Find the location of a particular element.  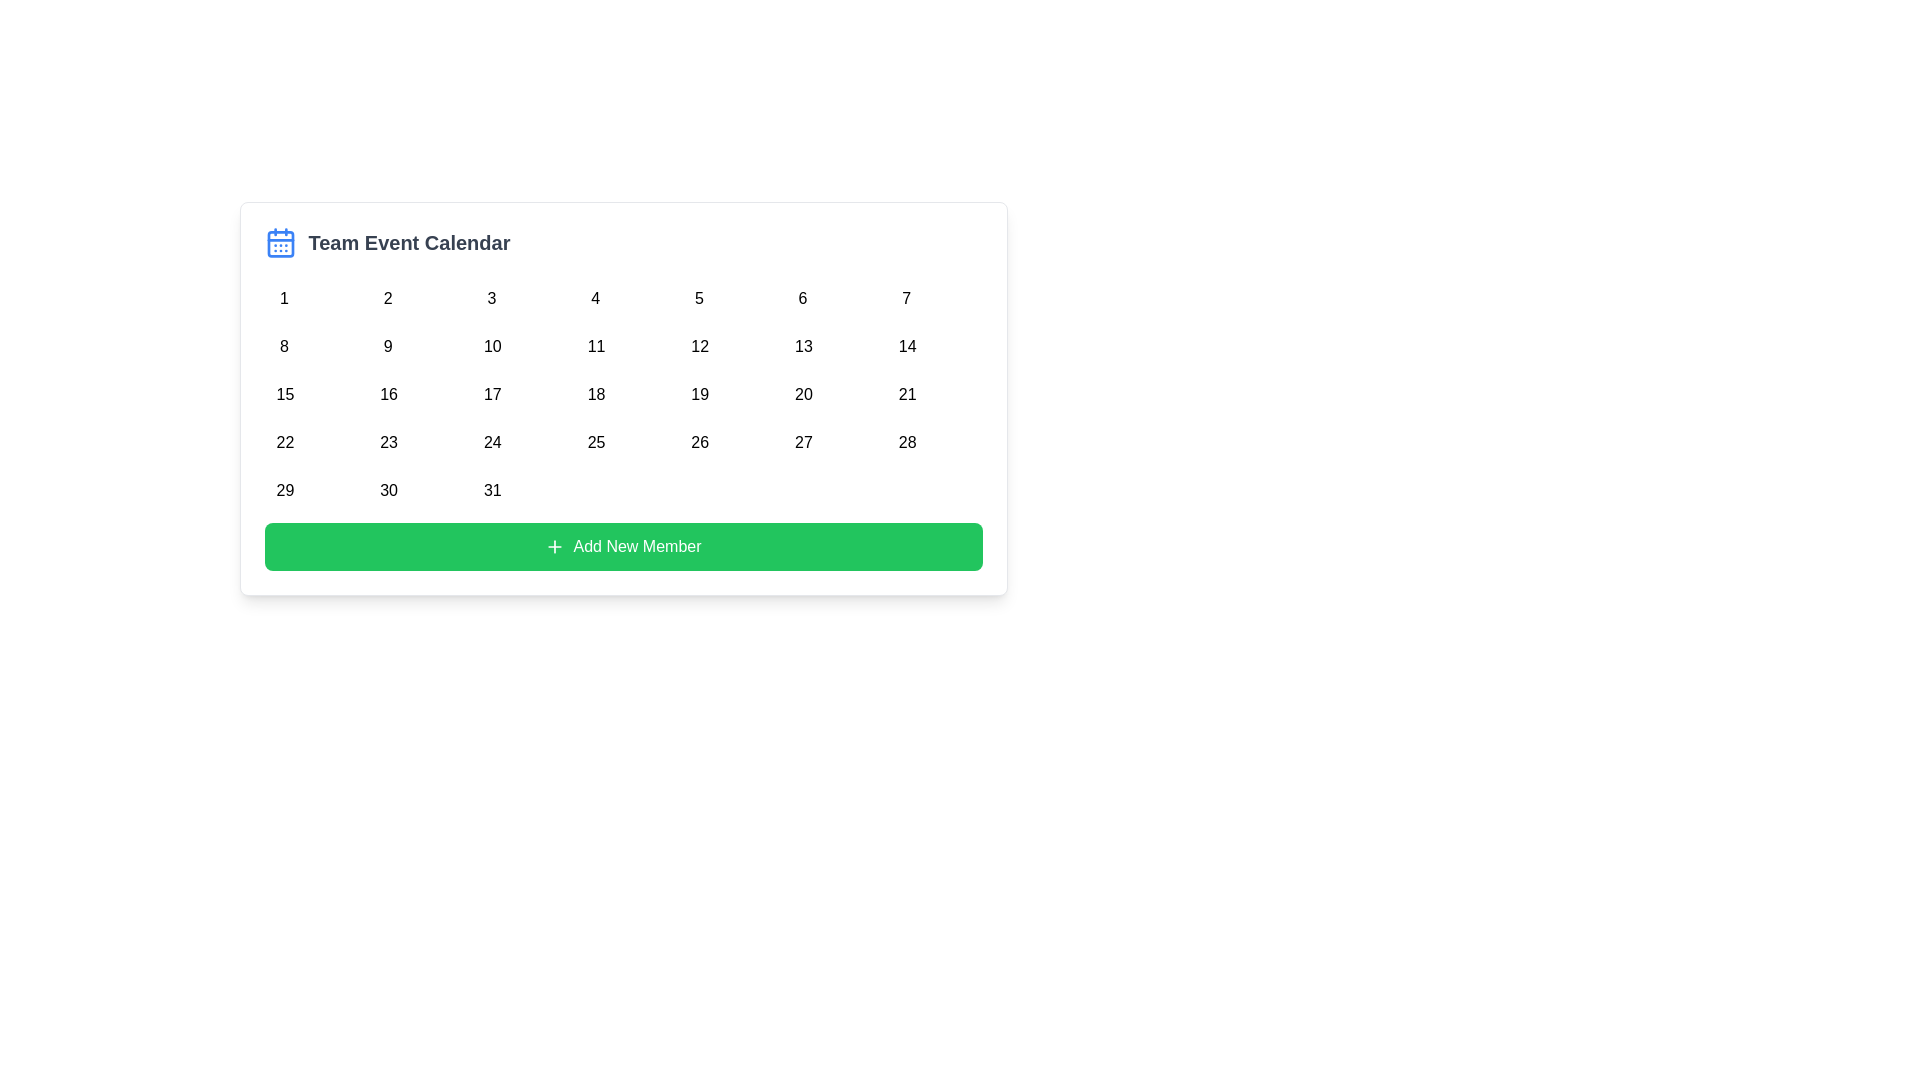

the 'Add Member' button located at the bottom of the 'Team Event Calendar' card to trigger a visual change is located at coordinates (622, 547).